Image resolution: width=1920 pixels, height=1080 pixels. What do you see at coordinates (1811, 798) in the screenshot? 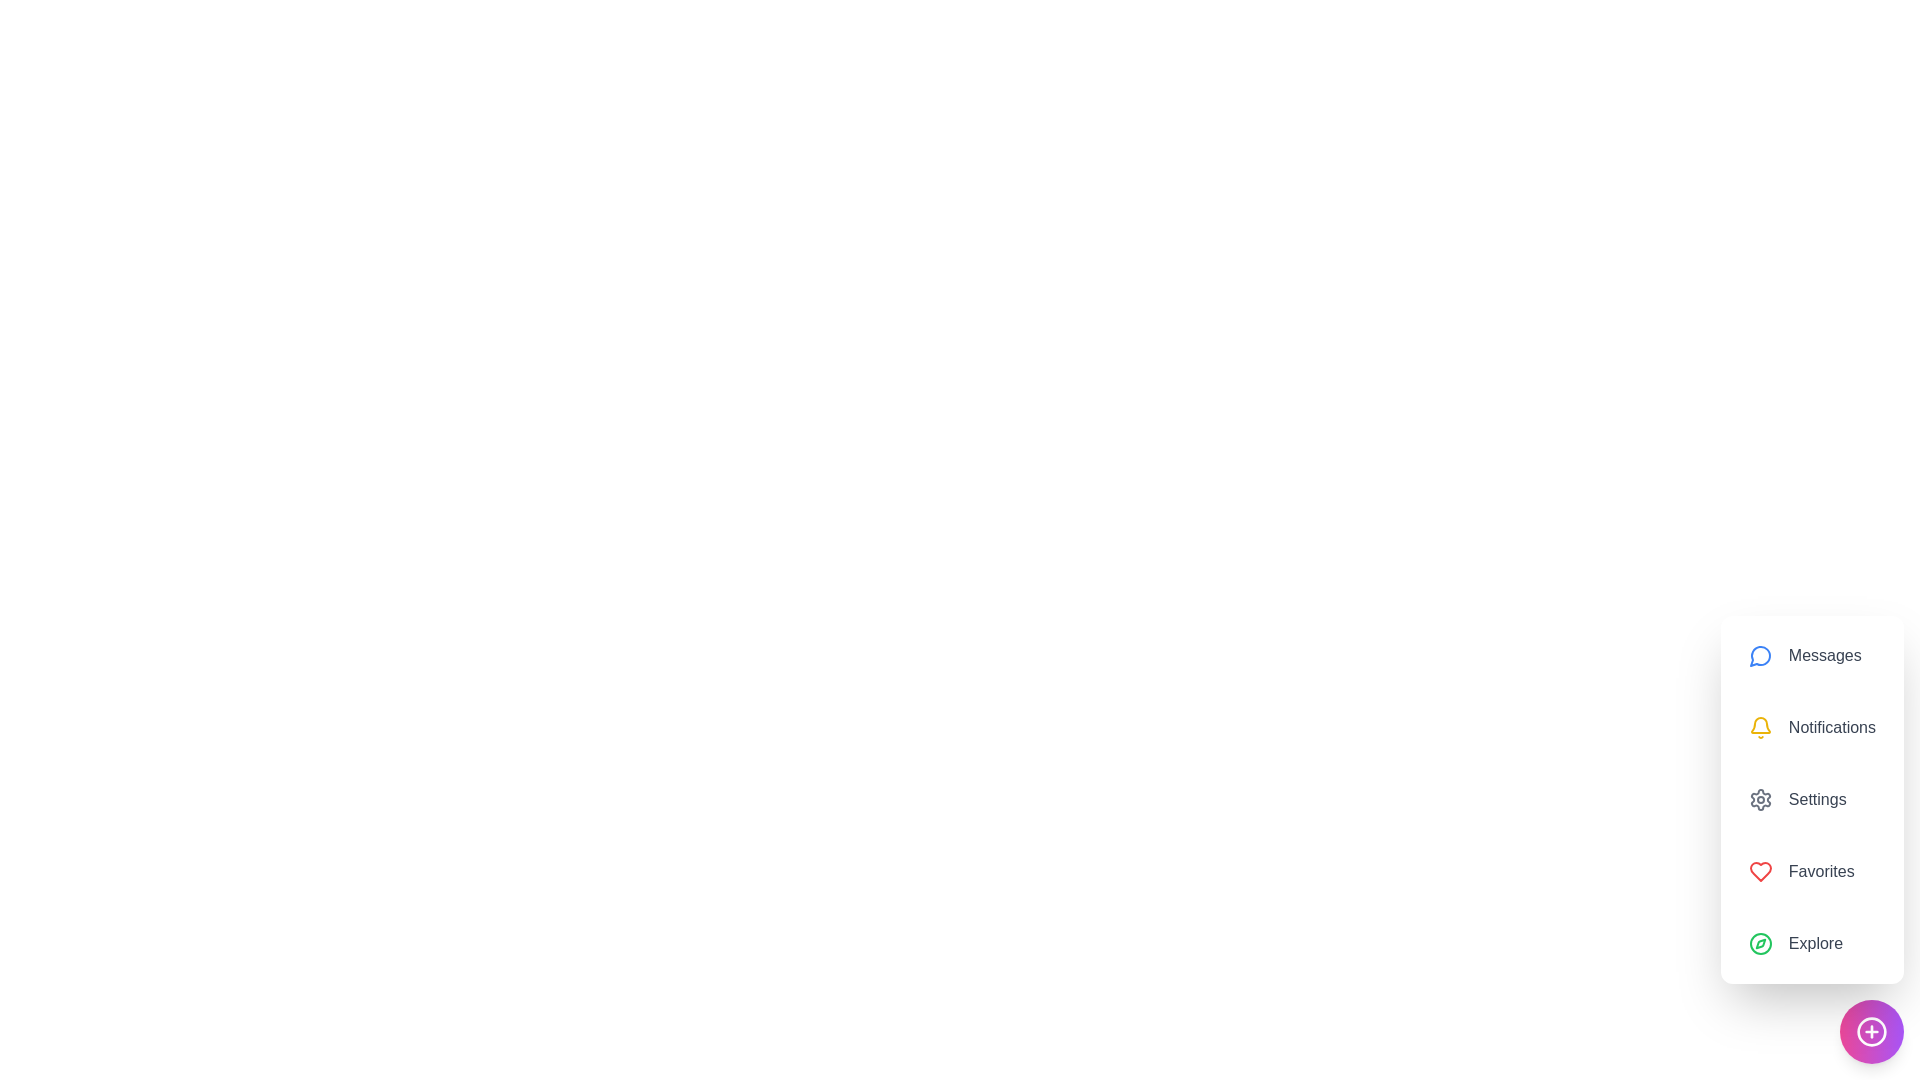
I see `the 'Settings' option in the DashboardAssistant component` at bounding box center [1811, 798].